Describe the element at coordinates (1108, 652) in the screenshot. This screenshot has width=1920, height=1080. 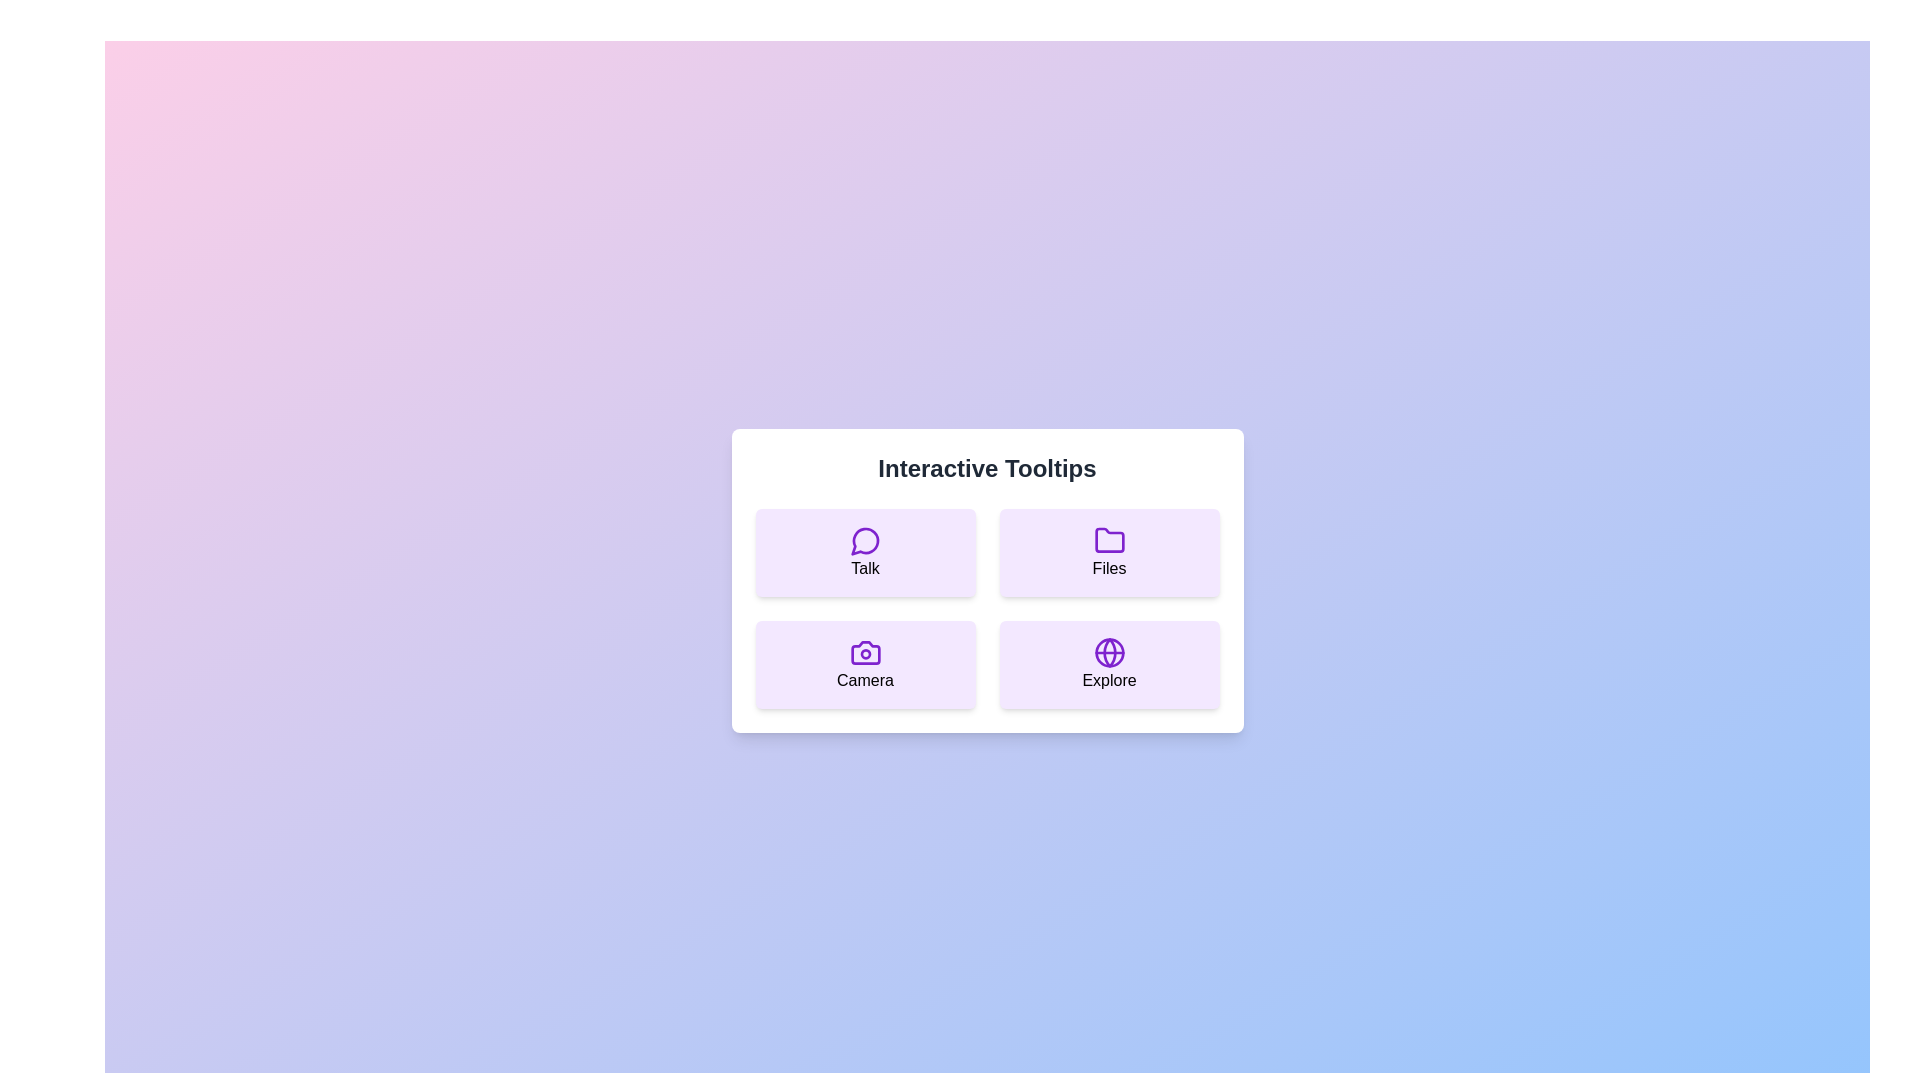
I see `the purple circular globe icon with internal grid-like lines, located within the 'Explore' button in the bottom-right corner of the grid layout` at that location.